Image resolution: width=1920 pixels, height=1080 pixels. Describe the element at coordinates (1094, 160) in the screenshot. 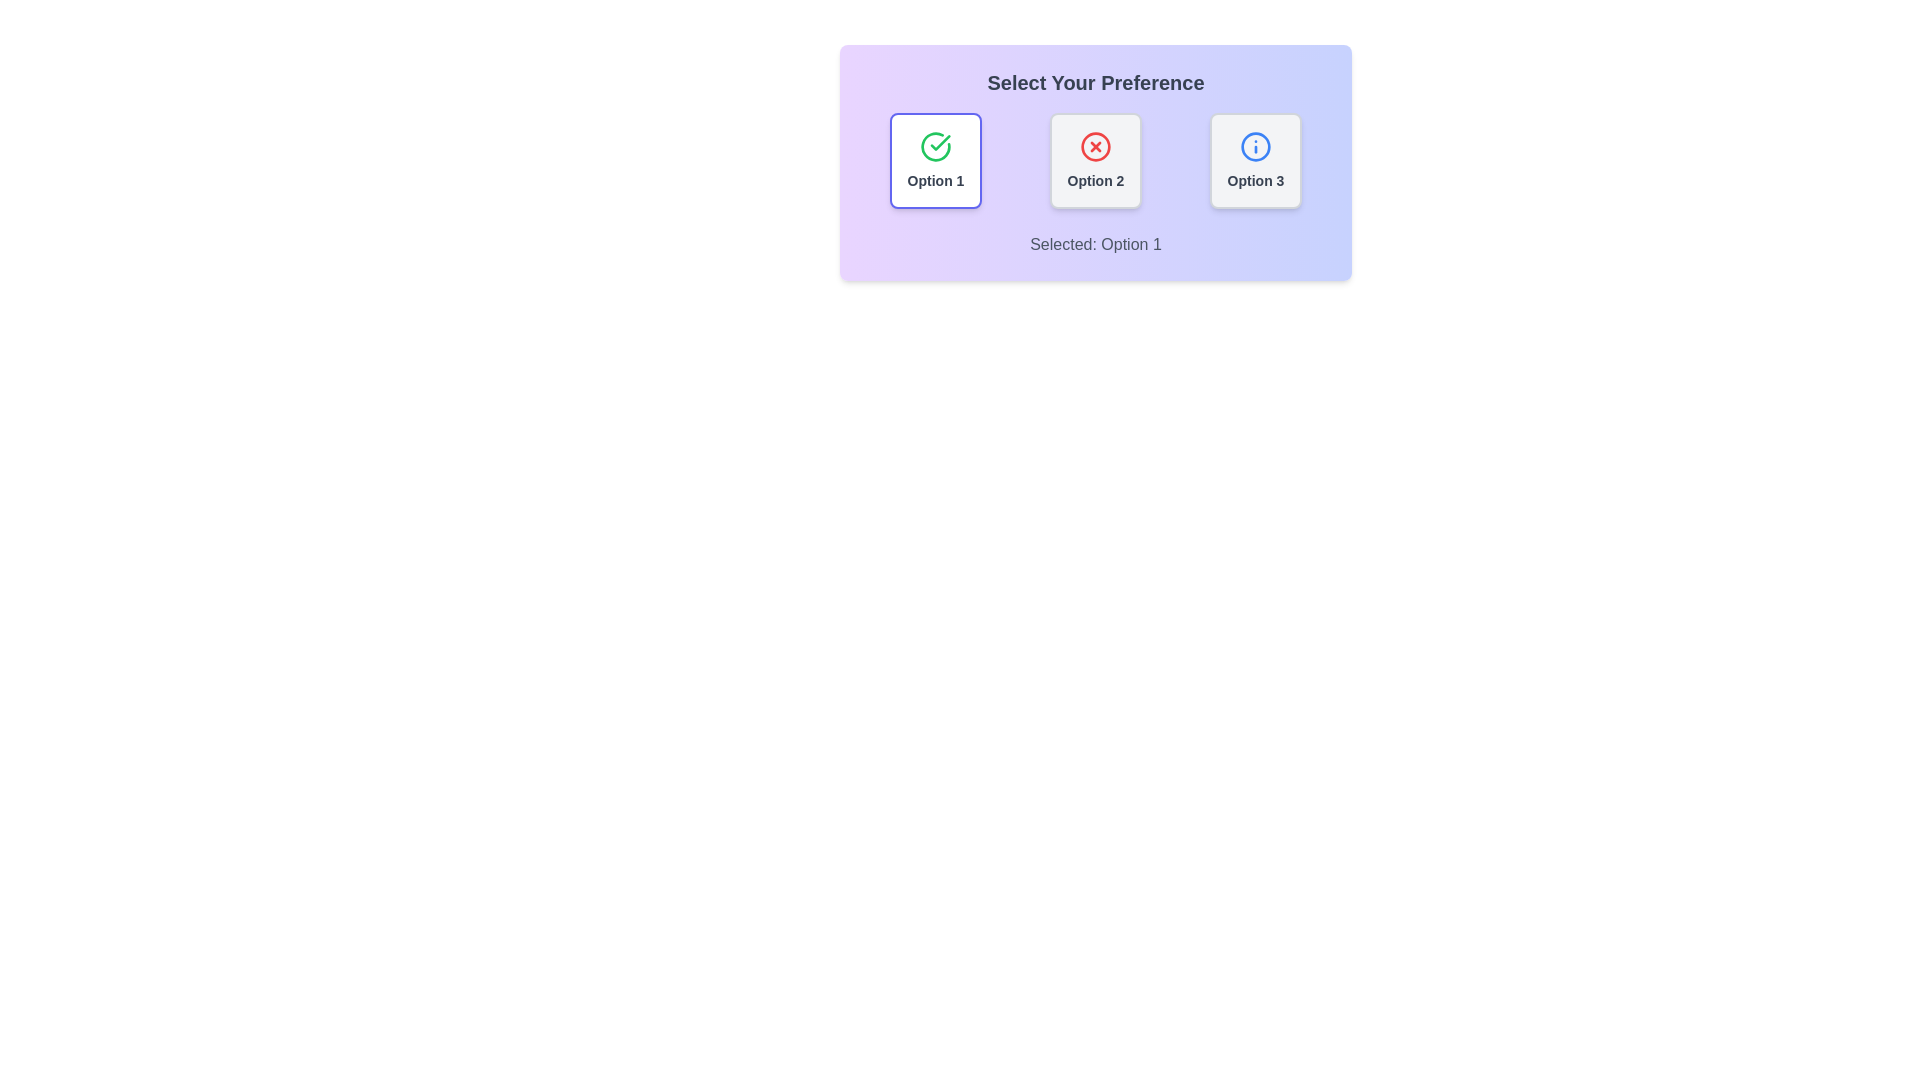

I see `the button corresponding to Option 2 to observe the hover effect` at that location.